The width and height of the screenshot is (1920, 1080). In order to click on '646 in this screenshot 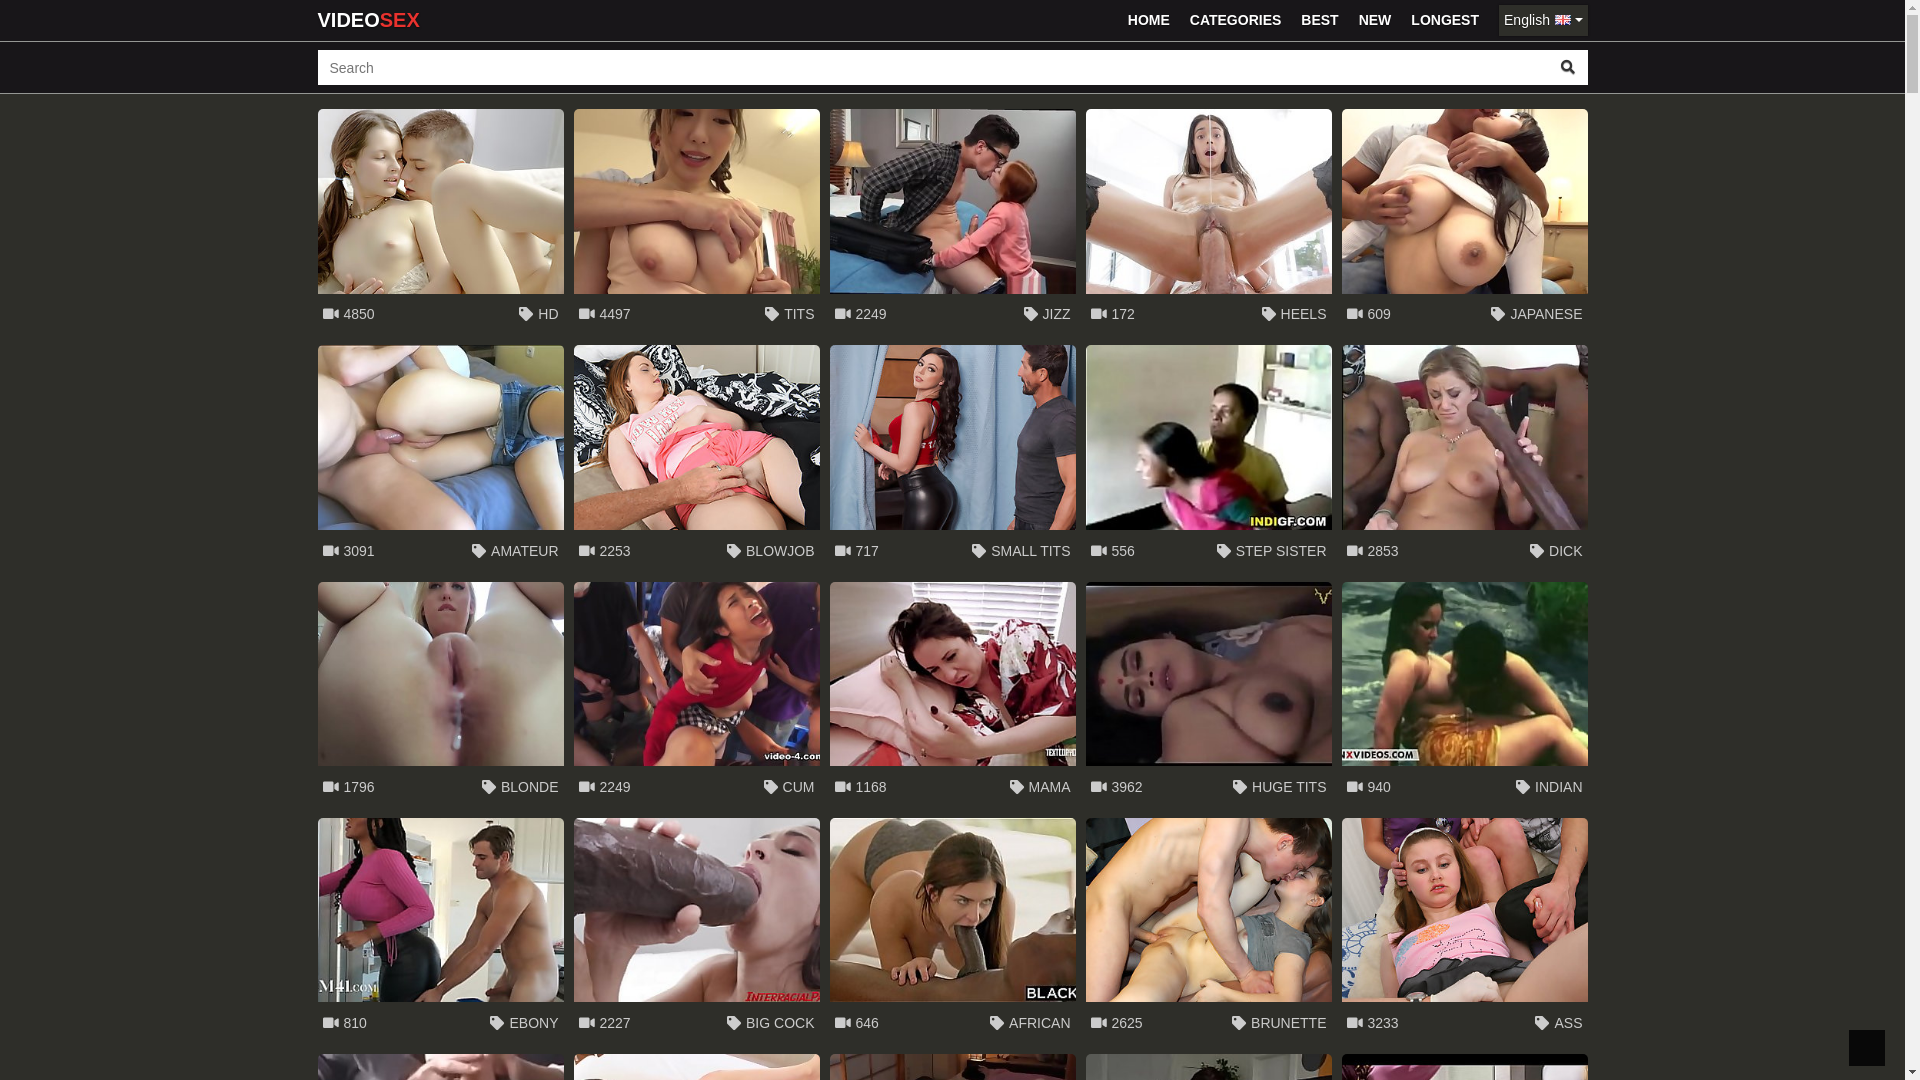, I will do `click(952, 930)`.